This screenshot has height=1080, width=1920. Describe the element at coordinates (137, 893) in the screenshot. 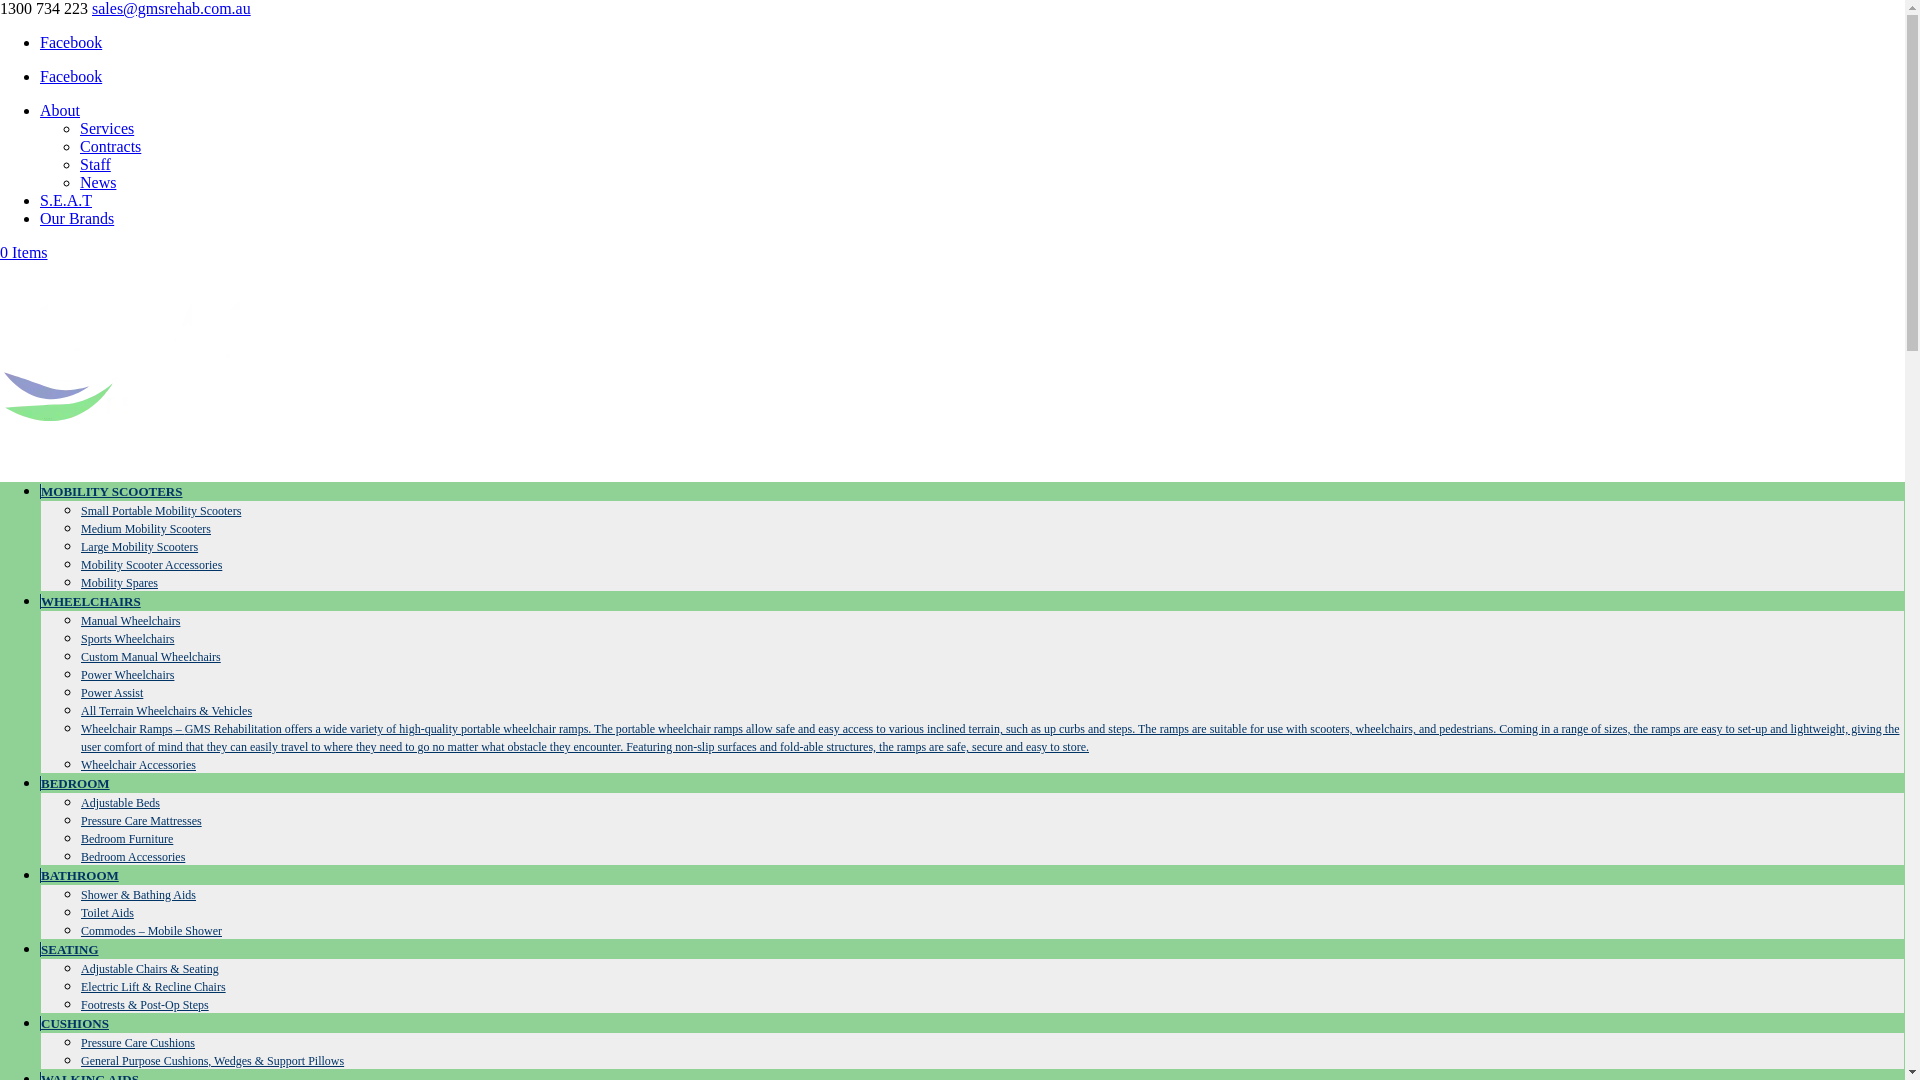

I see `'Shower & Bathing Aids'` at that location.